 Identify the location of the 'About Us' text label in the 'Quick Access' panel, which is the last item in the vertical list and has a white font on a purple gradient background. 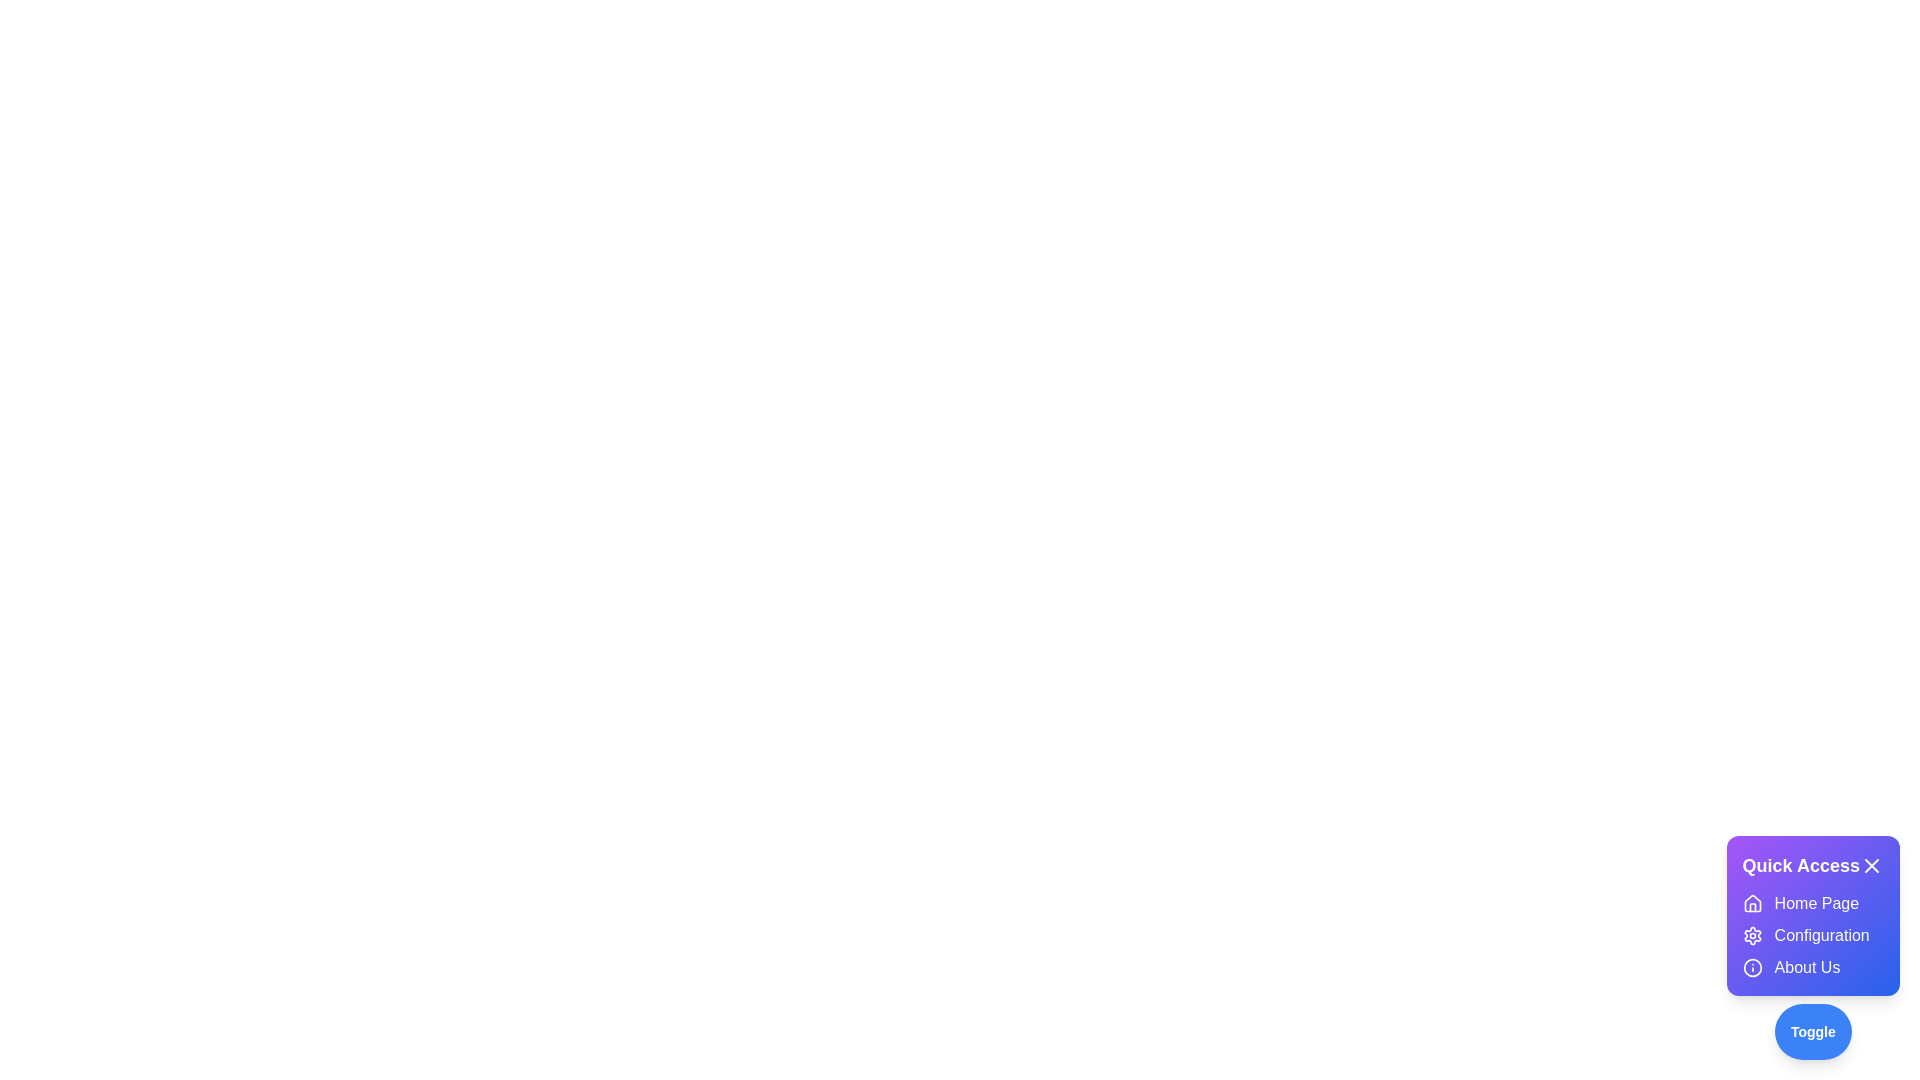
(1807, 967).